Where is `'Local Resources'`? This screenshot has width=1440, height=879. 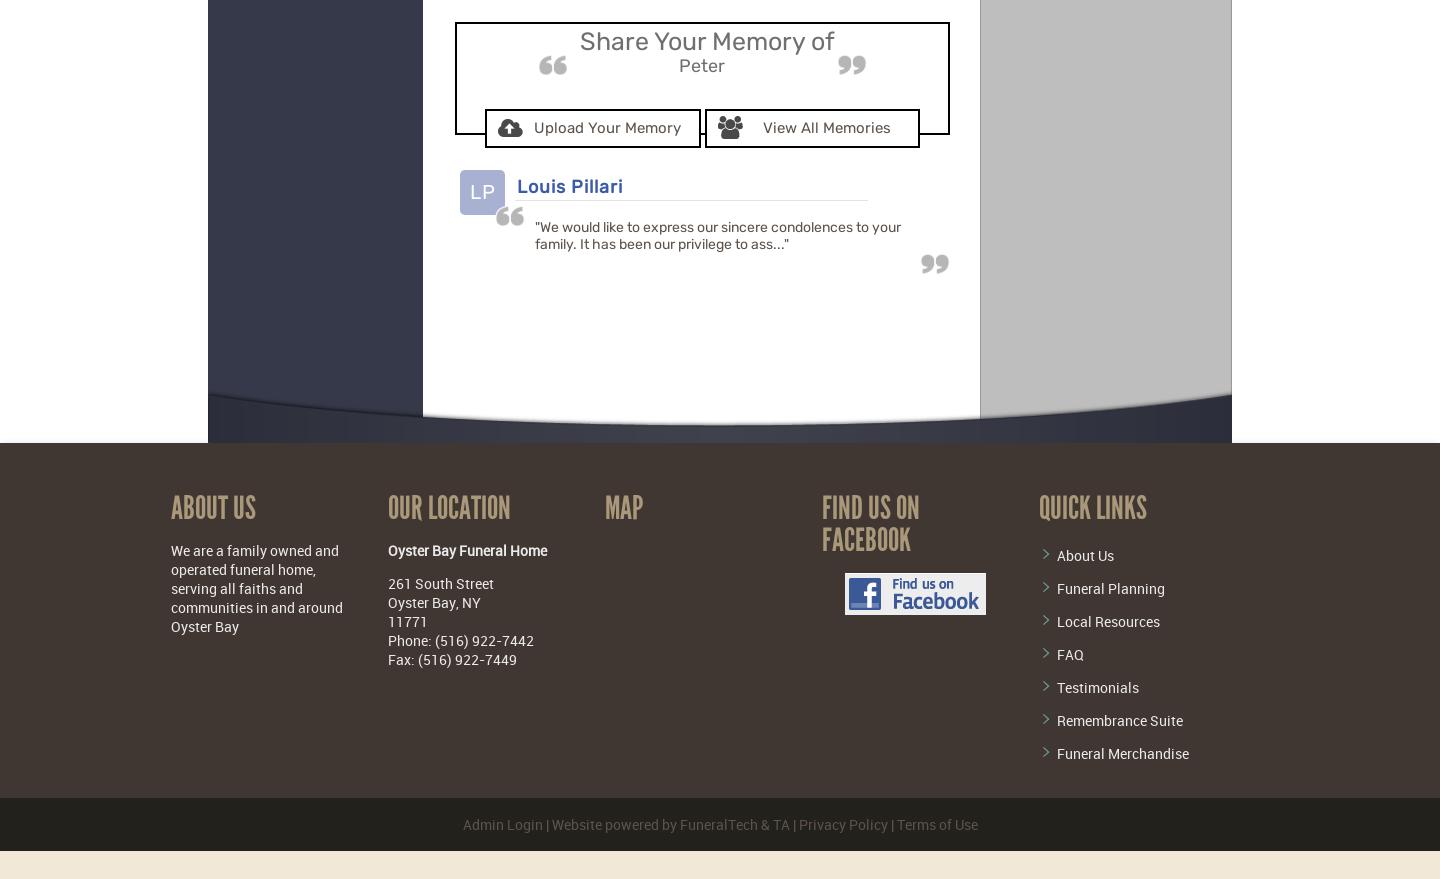 'Local Resources' is located at coordinates (1056, 620).